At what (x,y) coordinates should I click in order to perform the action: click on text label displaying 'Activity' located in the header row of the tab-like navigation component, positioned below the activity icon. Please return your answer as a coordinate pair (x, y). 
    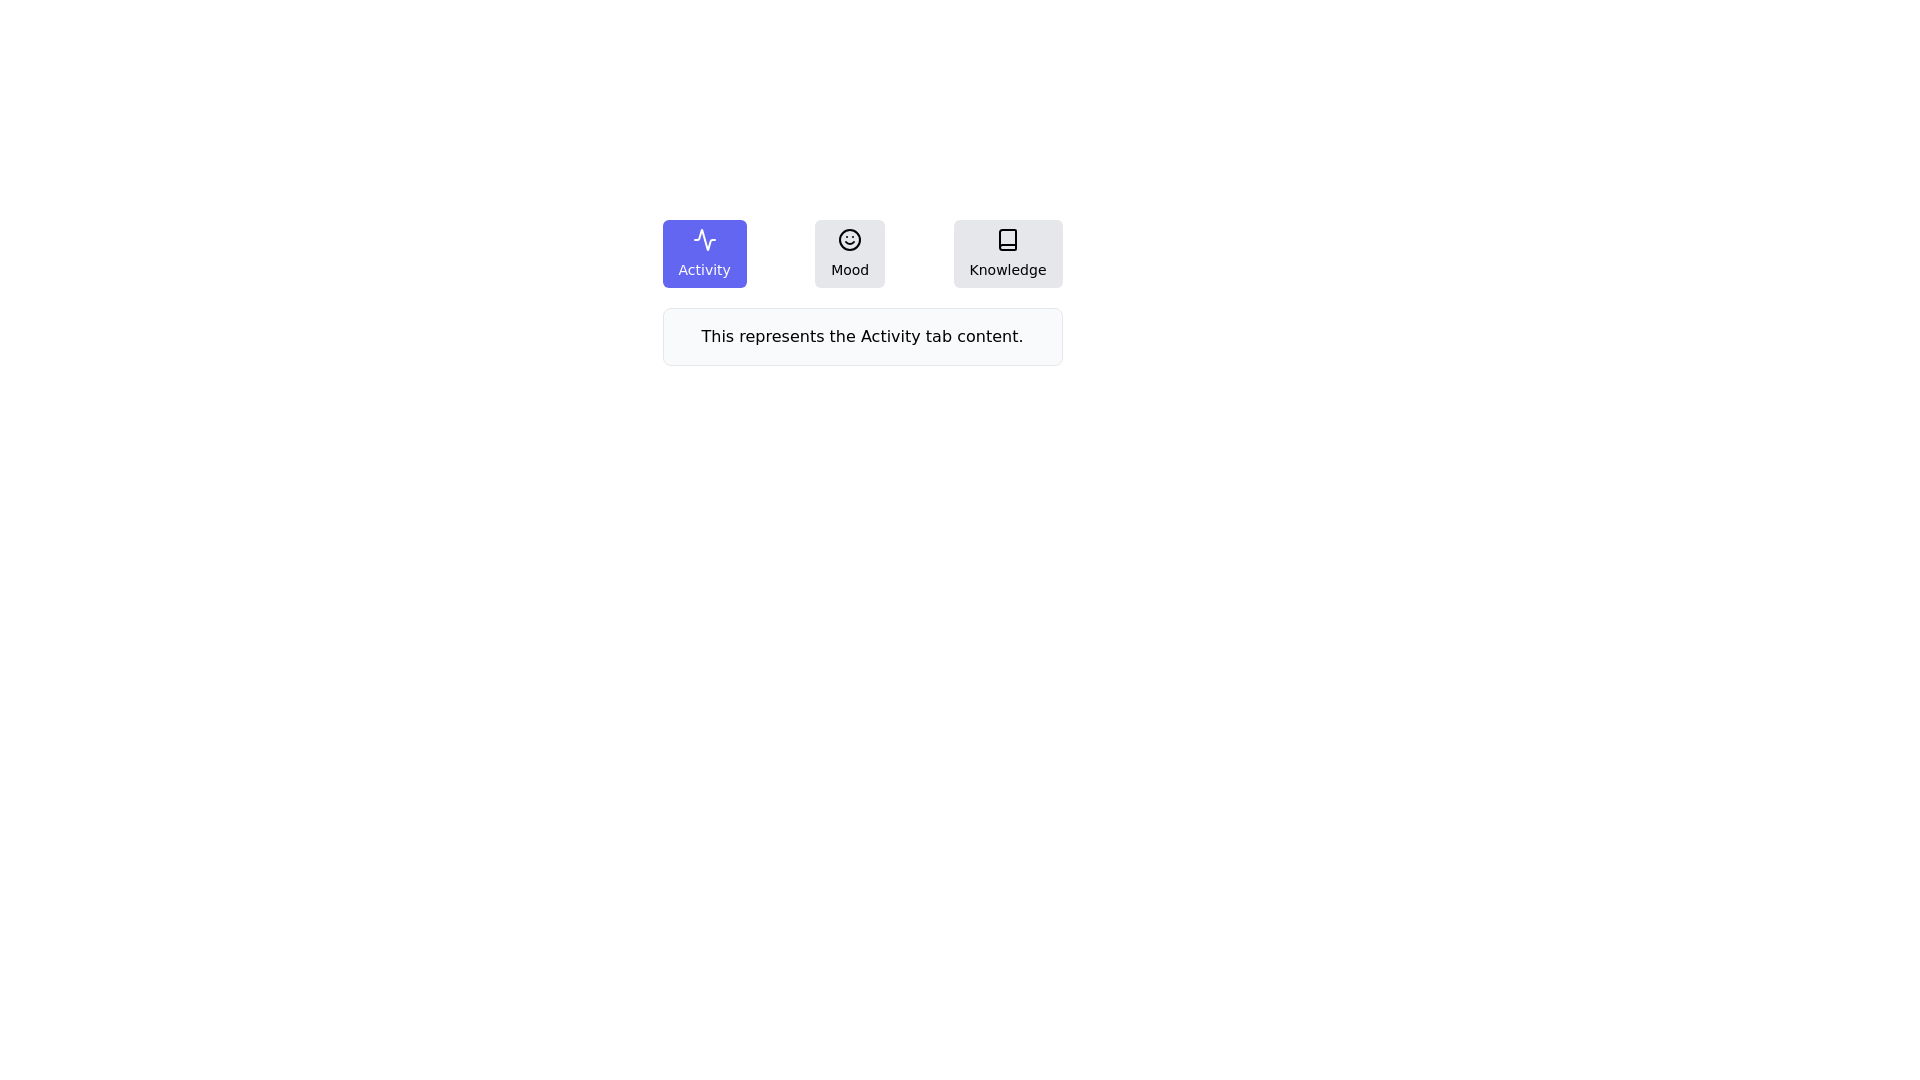
    Looking at the image, I should click on (704, 270).